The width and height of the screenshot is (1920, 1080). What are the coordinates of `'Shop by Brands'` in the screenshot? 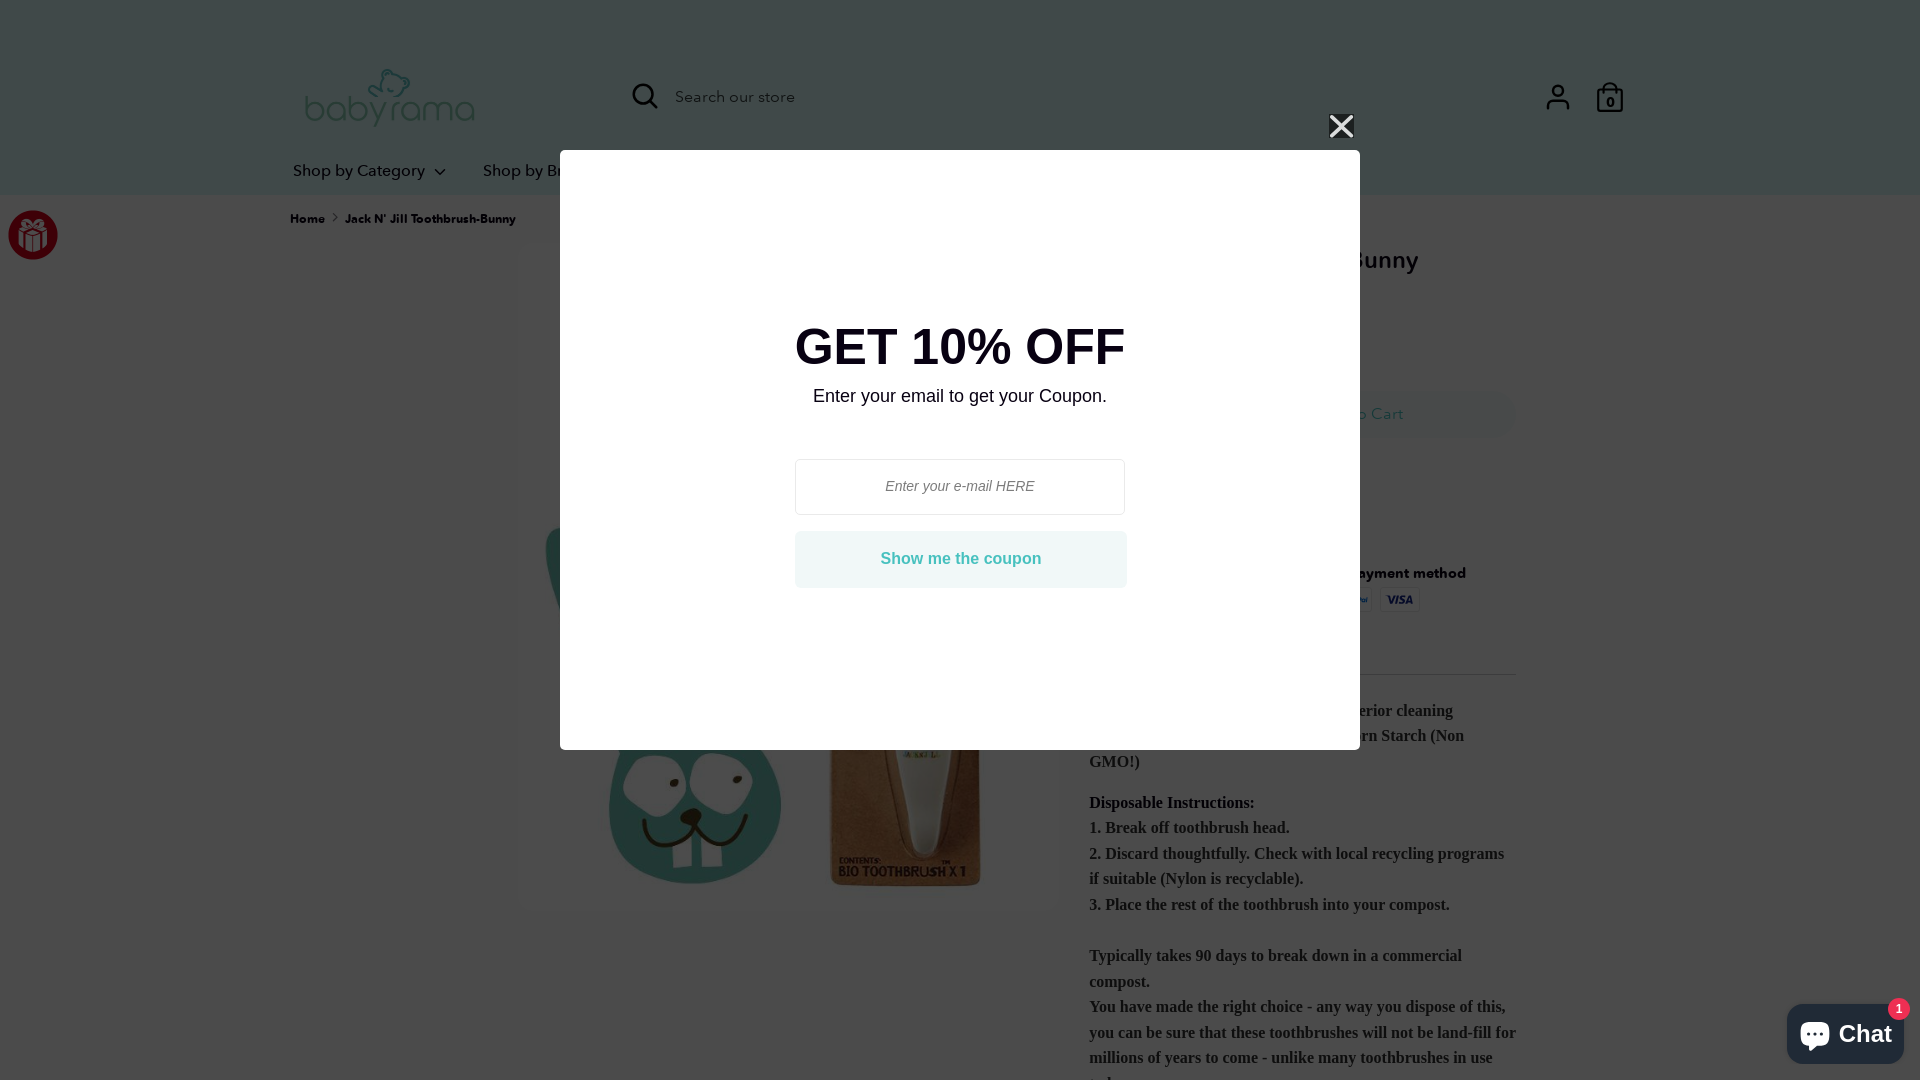 It's located at (552, 176).